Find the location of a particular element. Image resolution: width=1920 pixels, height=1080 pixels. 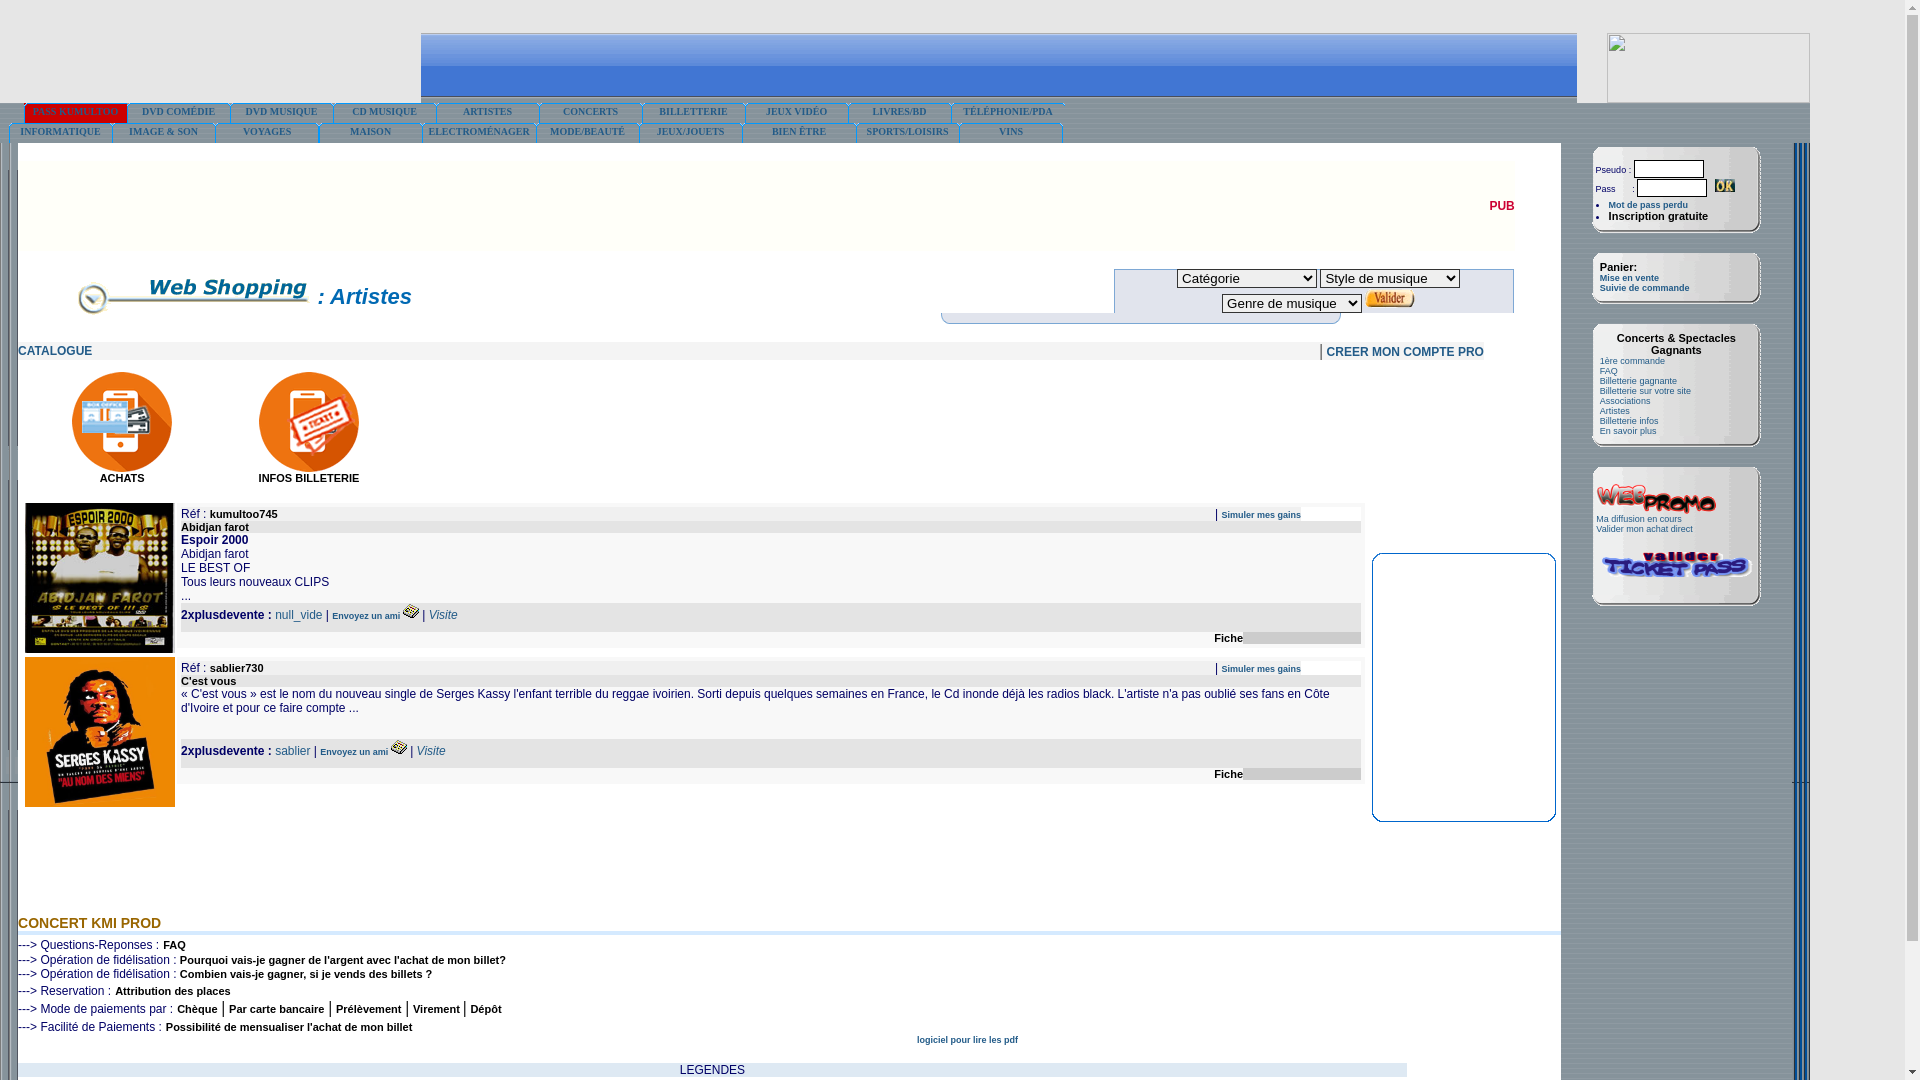

'Par carte bancaire' is located at coordinates (275, 1009).